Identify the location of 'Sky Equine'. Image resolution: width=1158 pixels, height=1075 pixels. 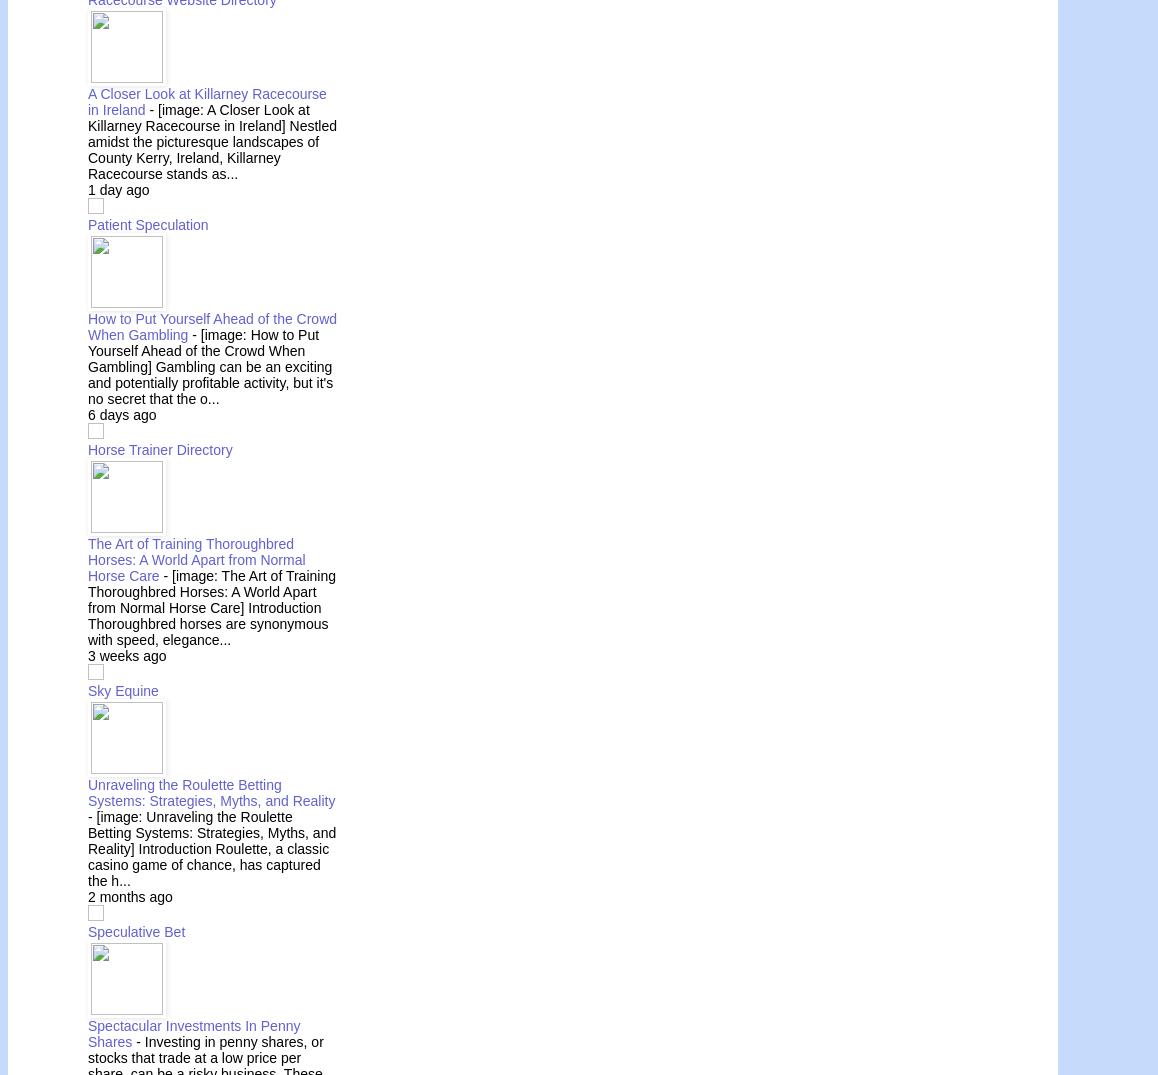
(121, 689).